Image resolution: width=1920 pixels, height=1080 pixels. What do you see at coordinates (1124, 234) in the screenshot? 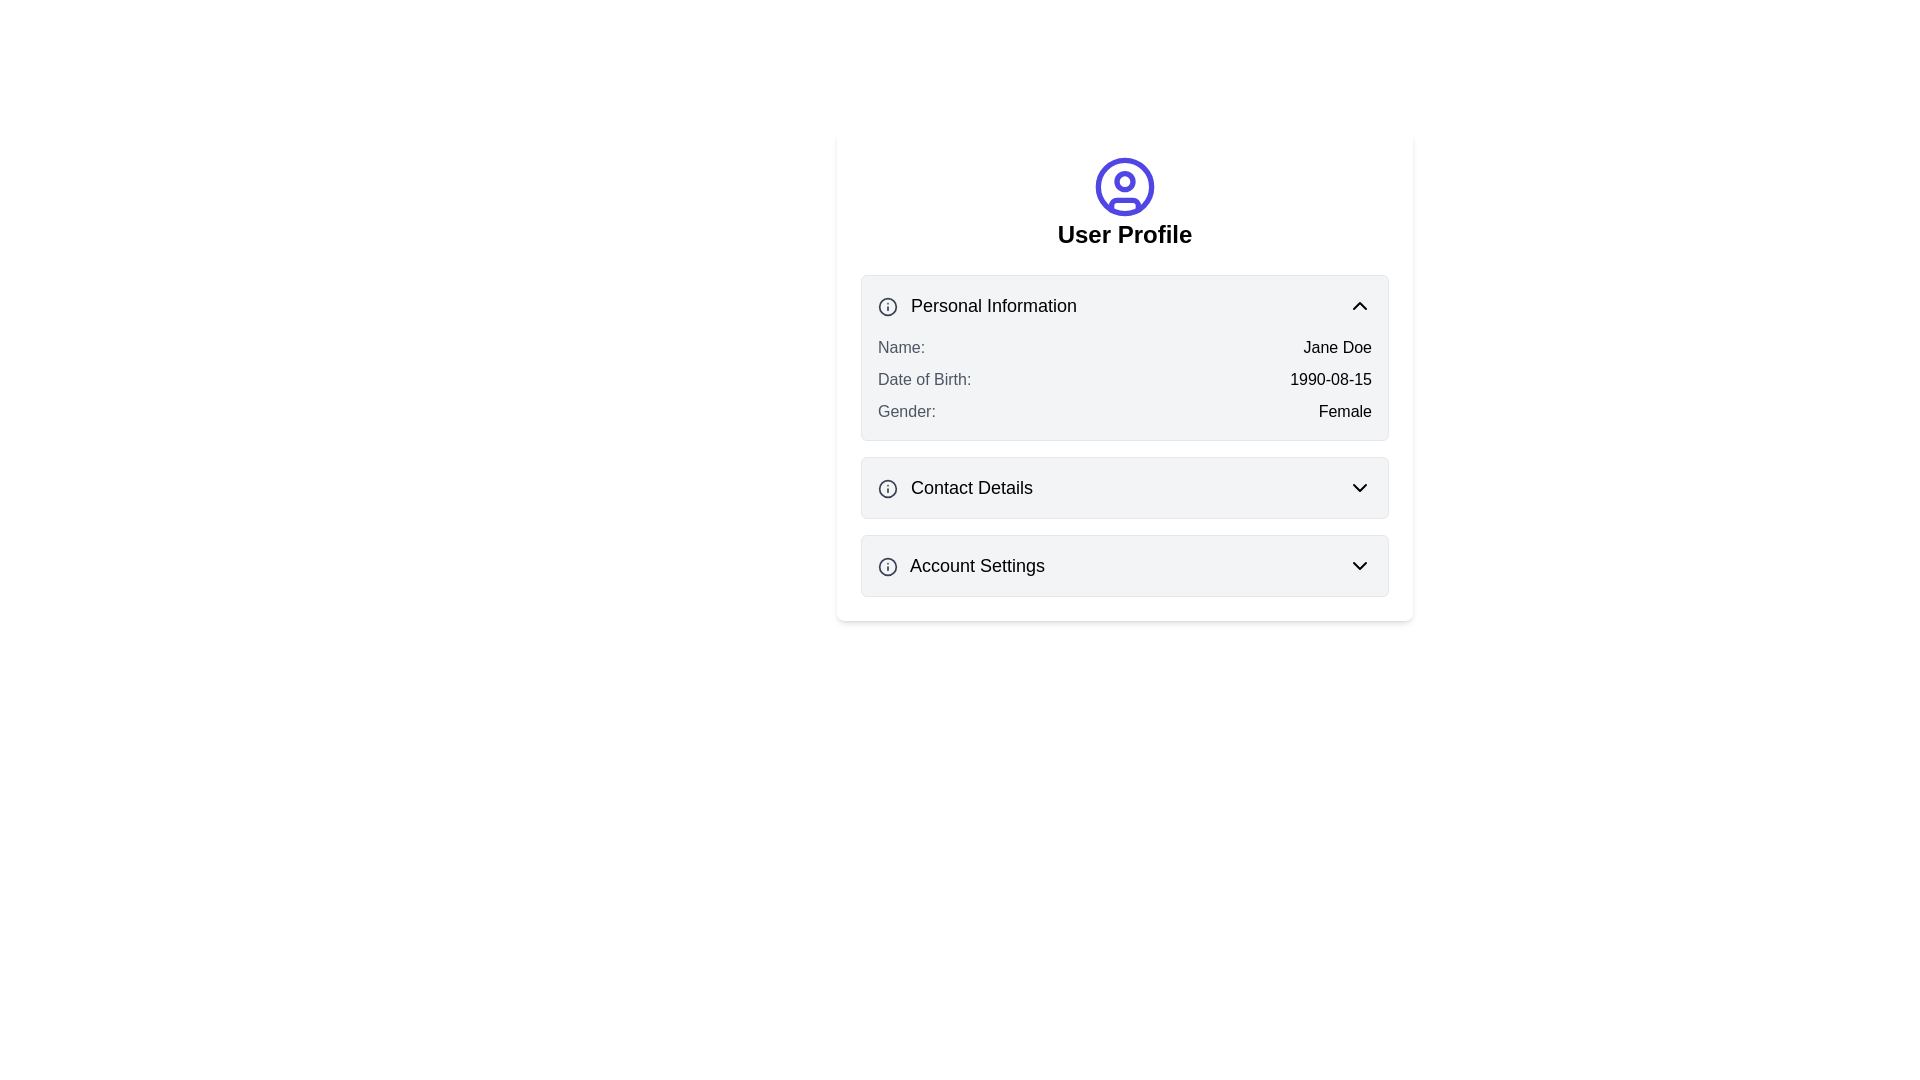
I see `the static text header that labels the user profile section of the interface, located below the circular user icon graphic and above collapsible sections` at bounding box center [1124, 234].